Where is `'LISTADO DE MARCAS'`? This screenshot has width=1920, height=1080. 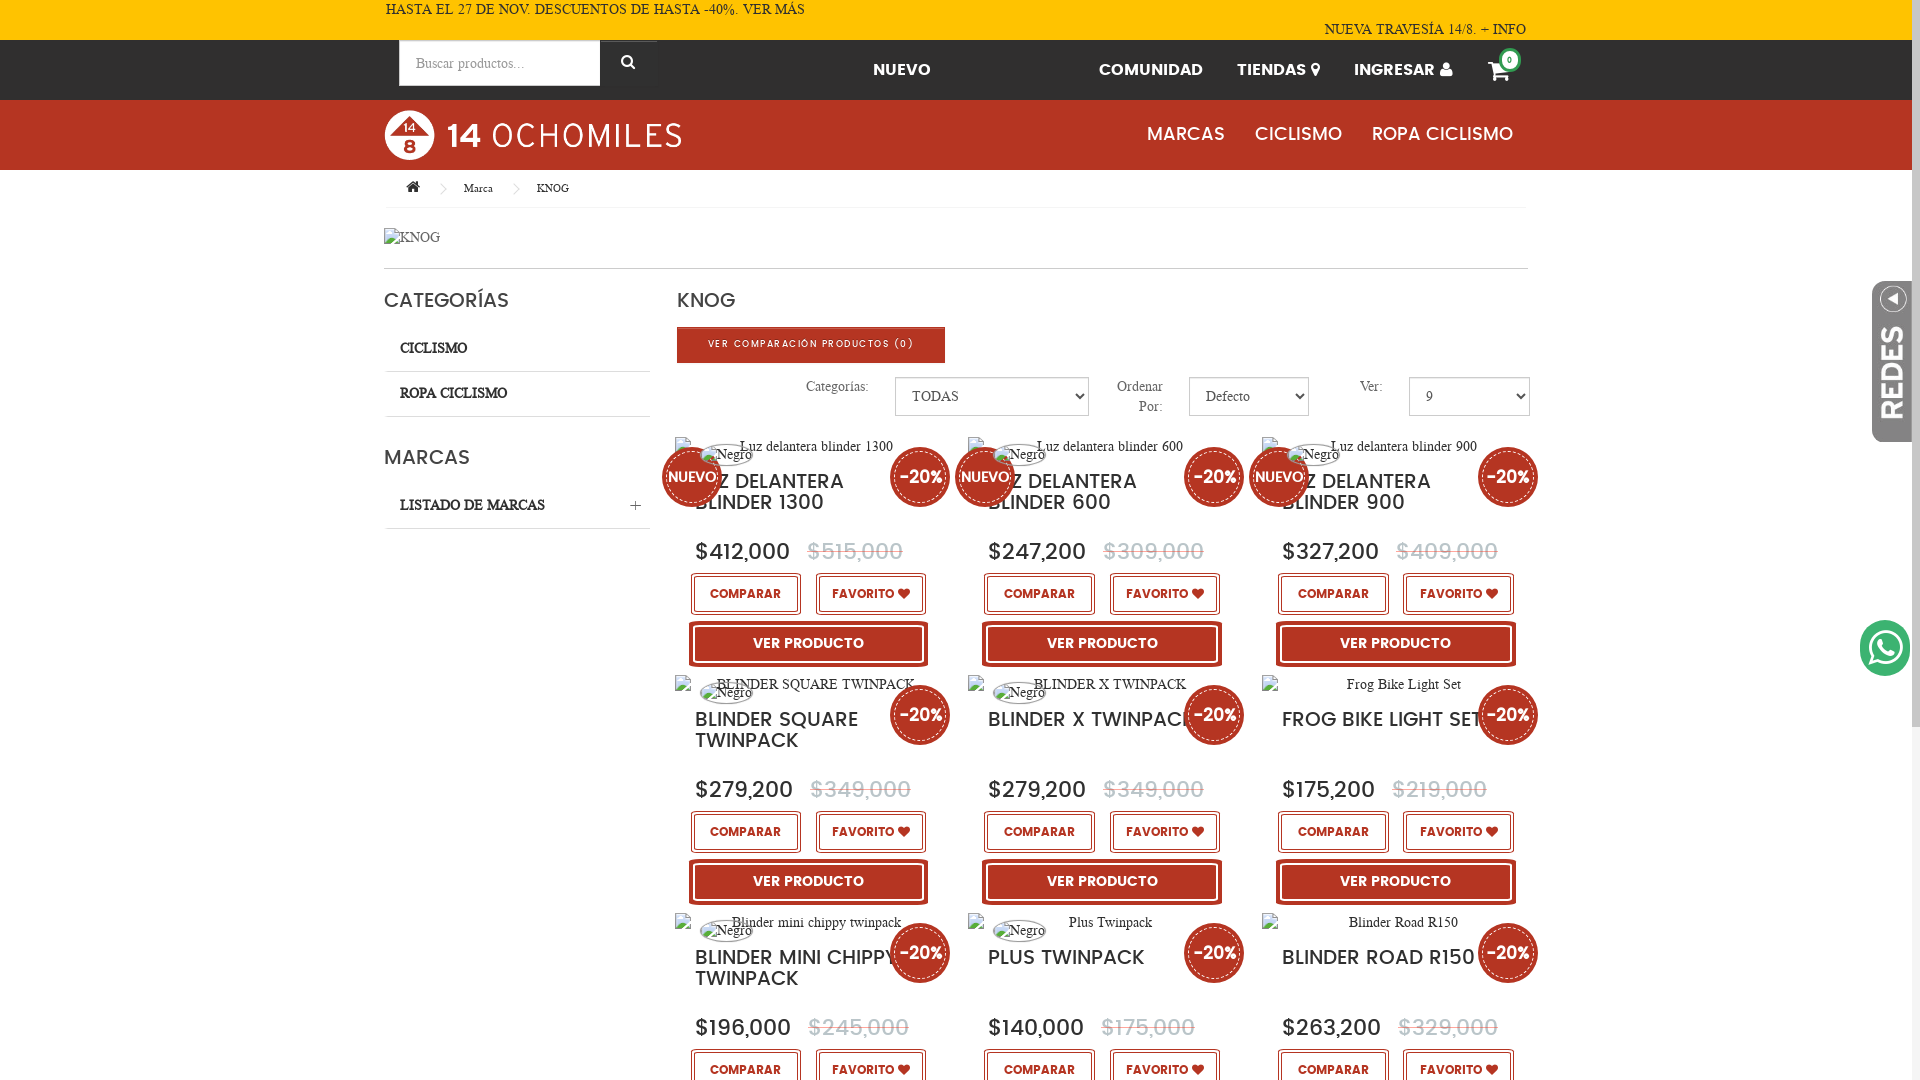
'LISTADO DE MARCAS' is located at coordinates (517, 505).